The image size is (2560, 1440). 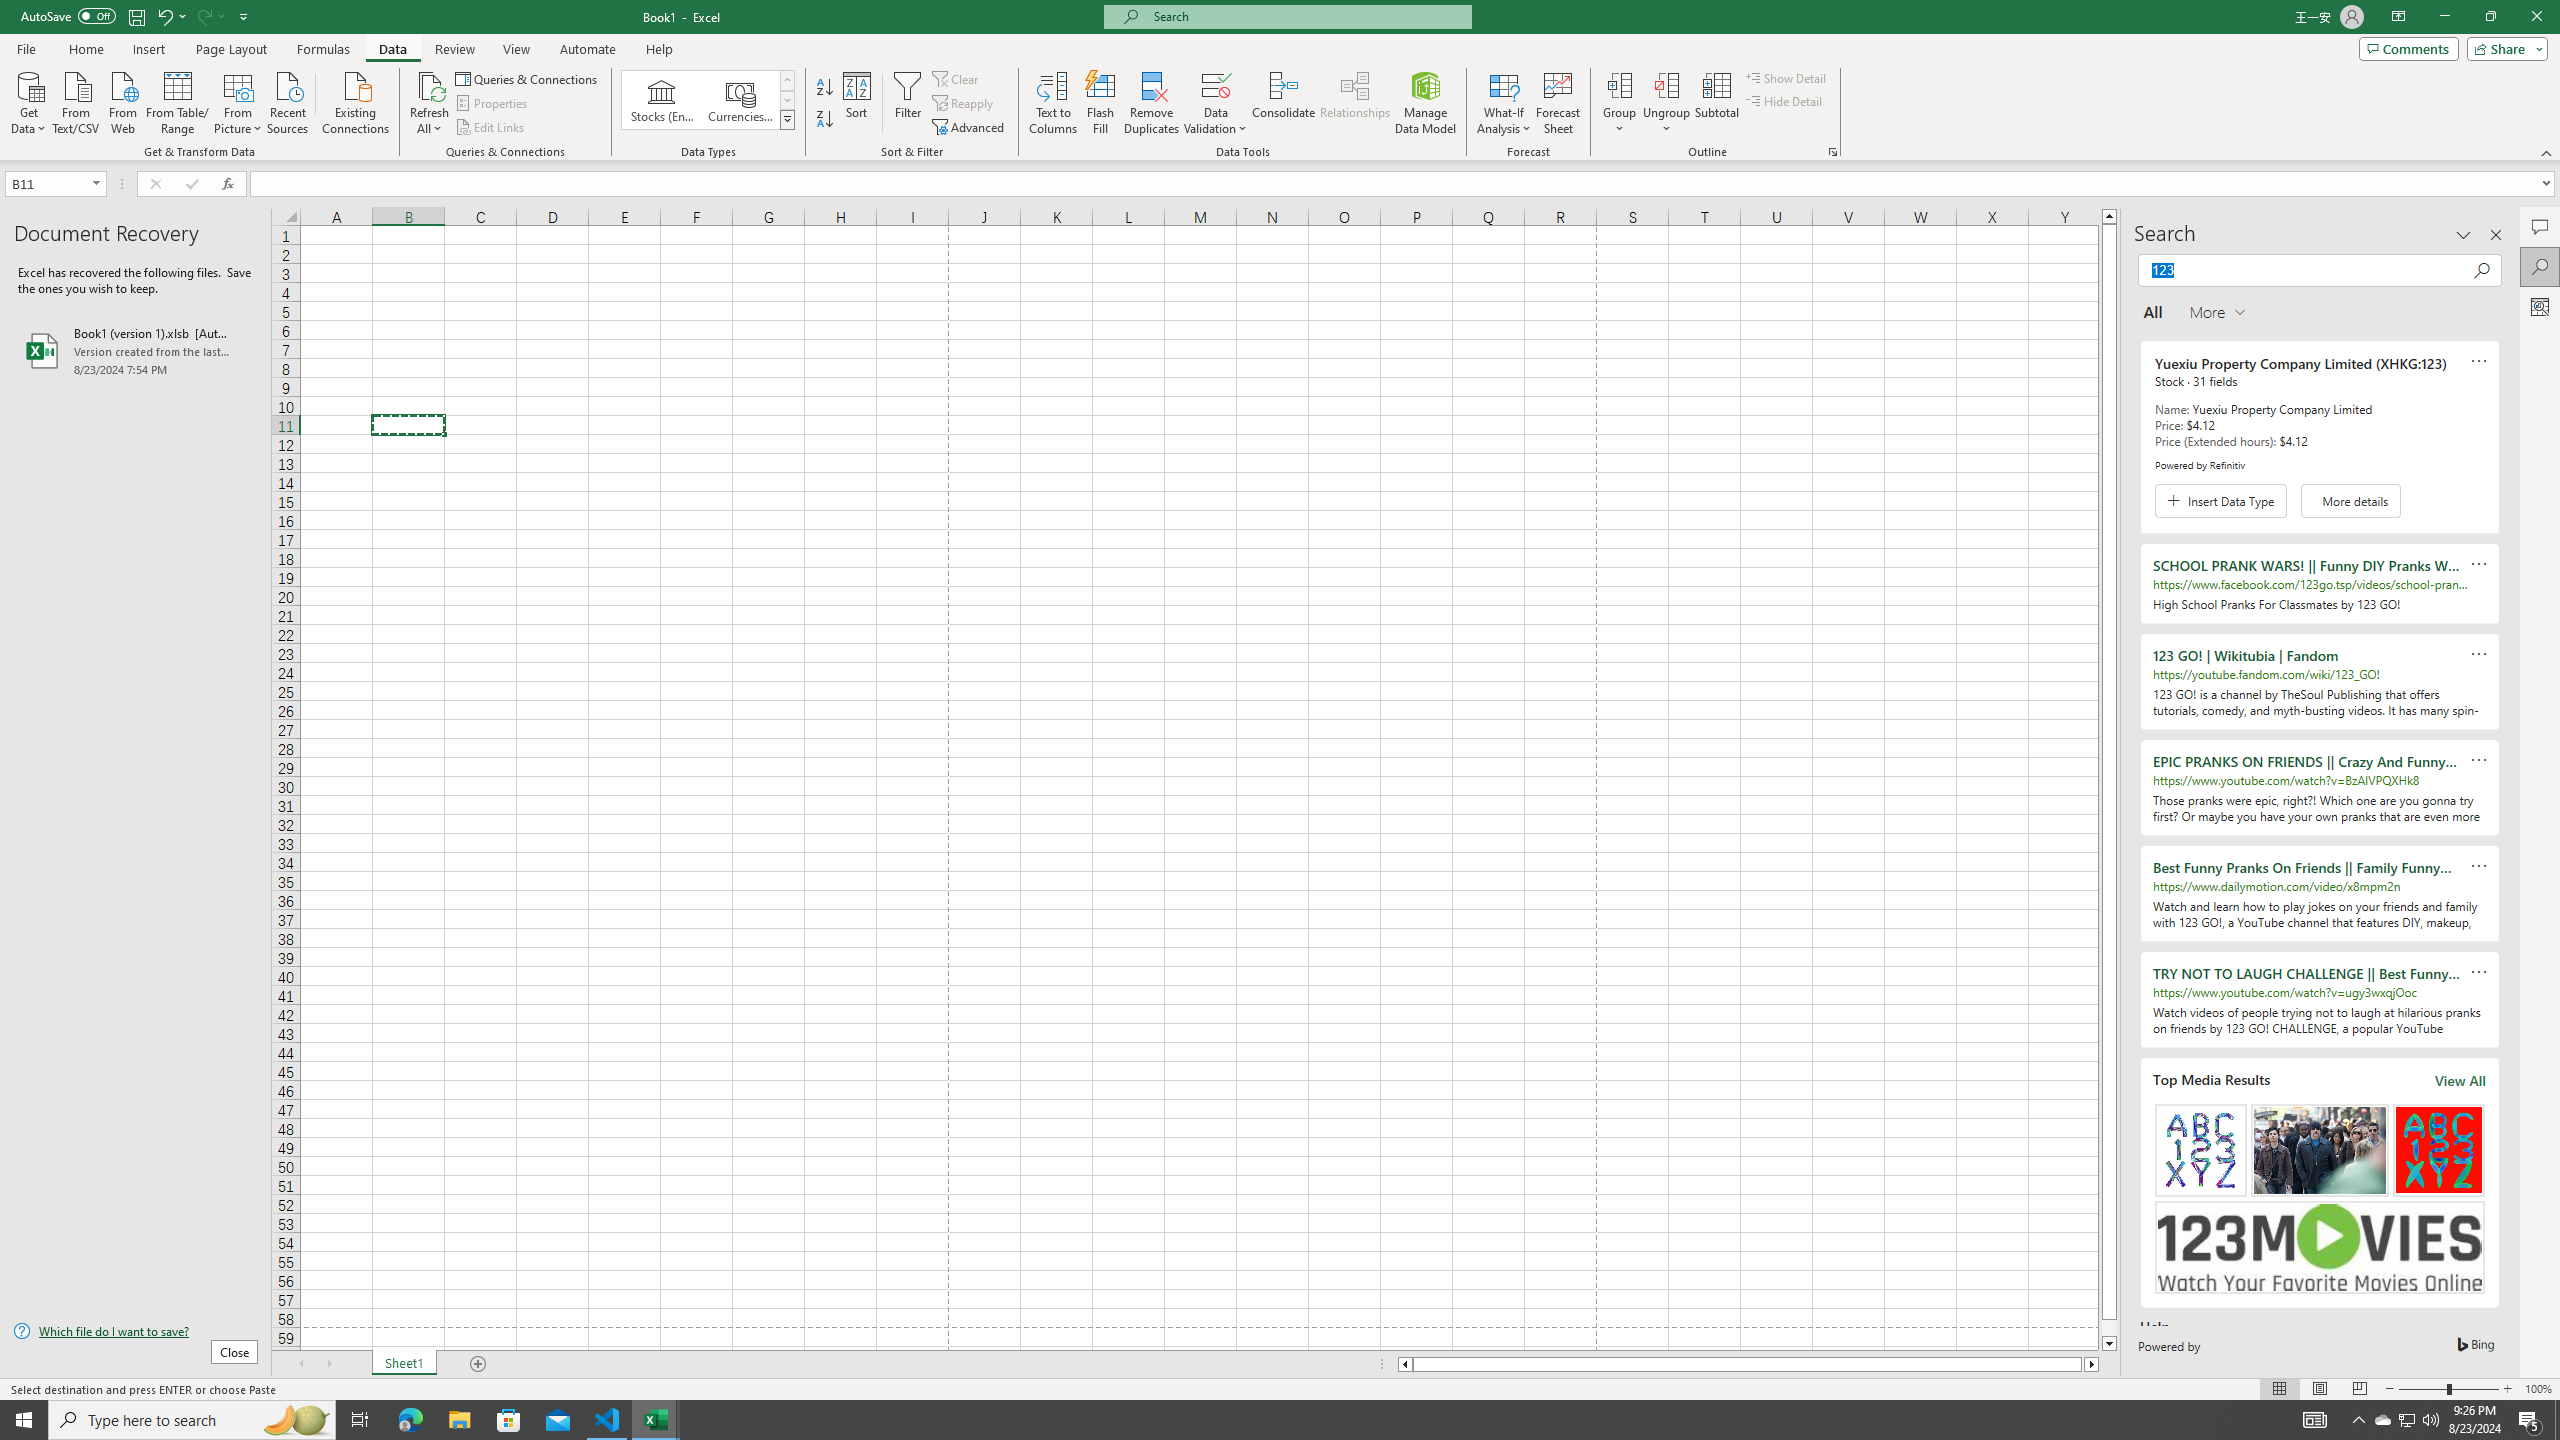 What do you see at coordinates (824, 87) in the screenshot?
I see `'Sort A to Z'` at bounding box center [824, 87].